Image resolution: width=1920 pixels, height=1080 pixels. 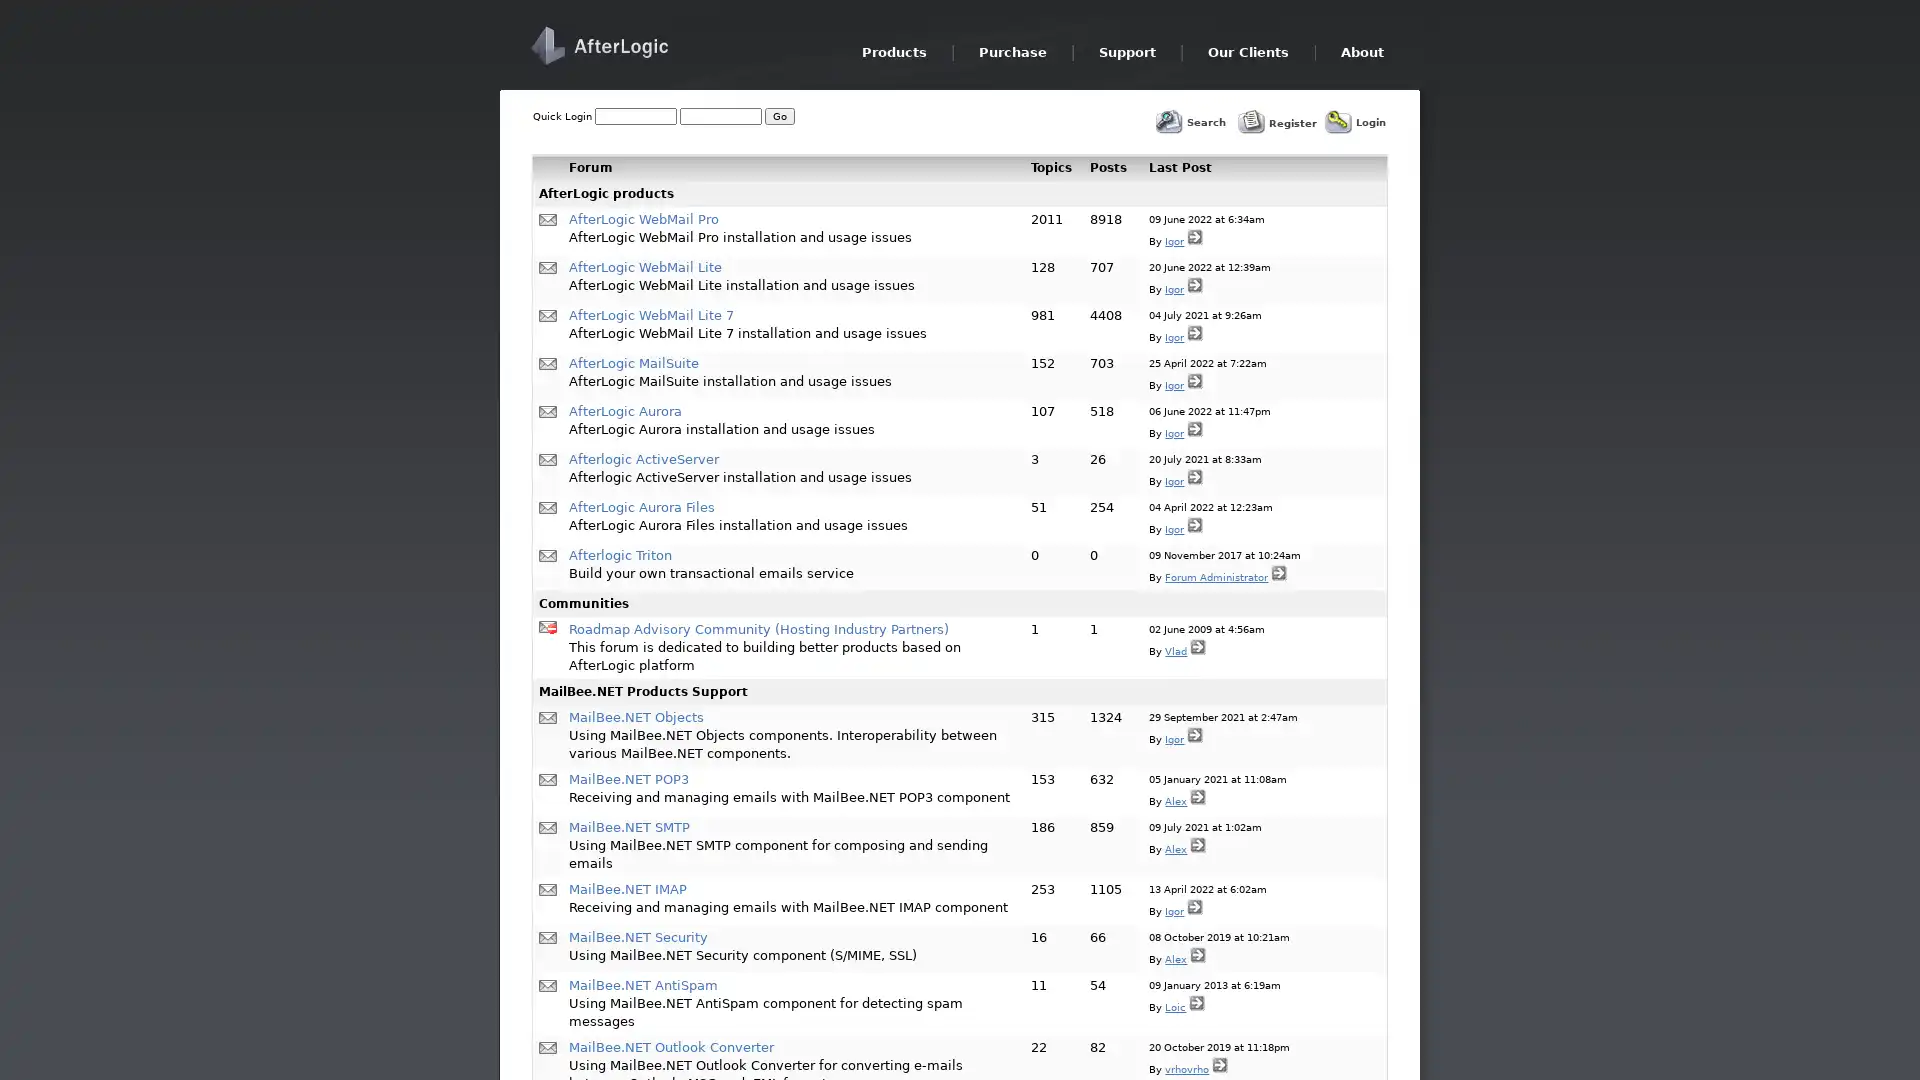 What do you see at coordinates (778, 116) in the screenshot?
I see `Go` at bounding box center [778, 116].